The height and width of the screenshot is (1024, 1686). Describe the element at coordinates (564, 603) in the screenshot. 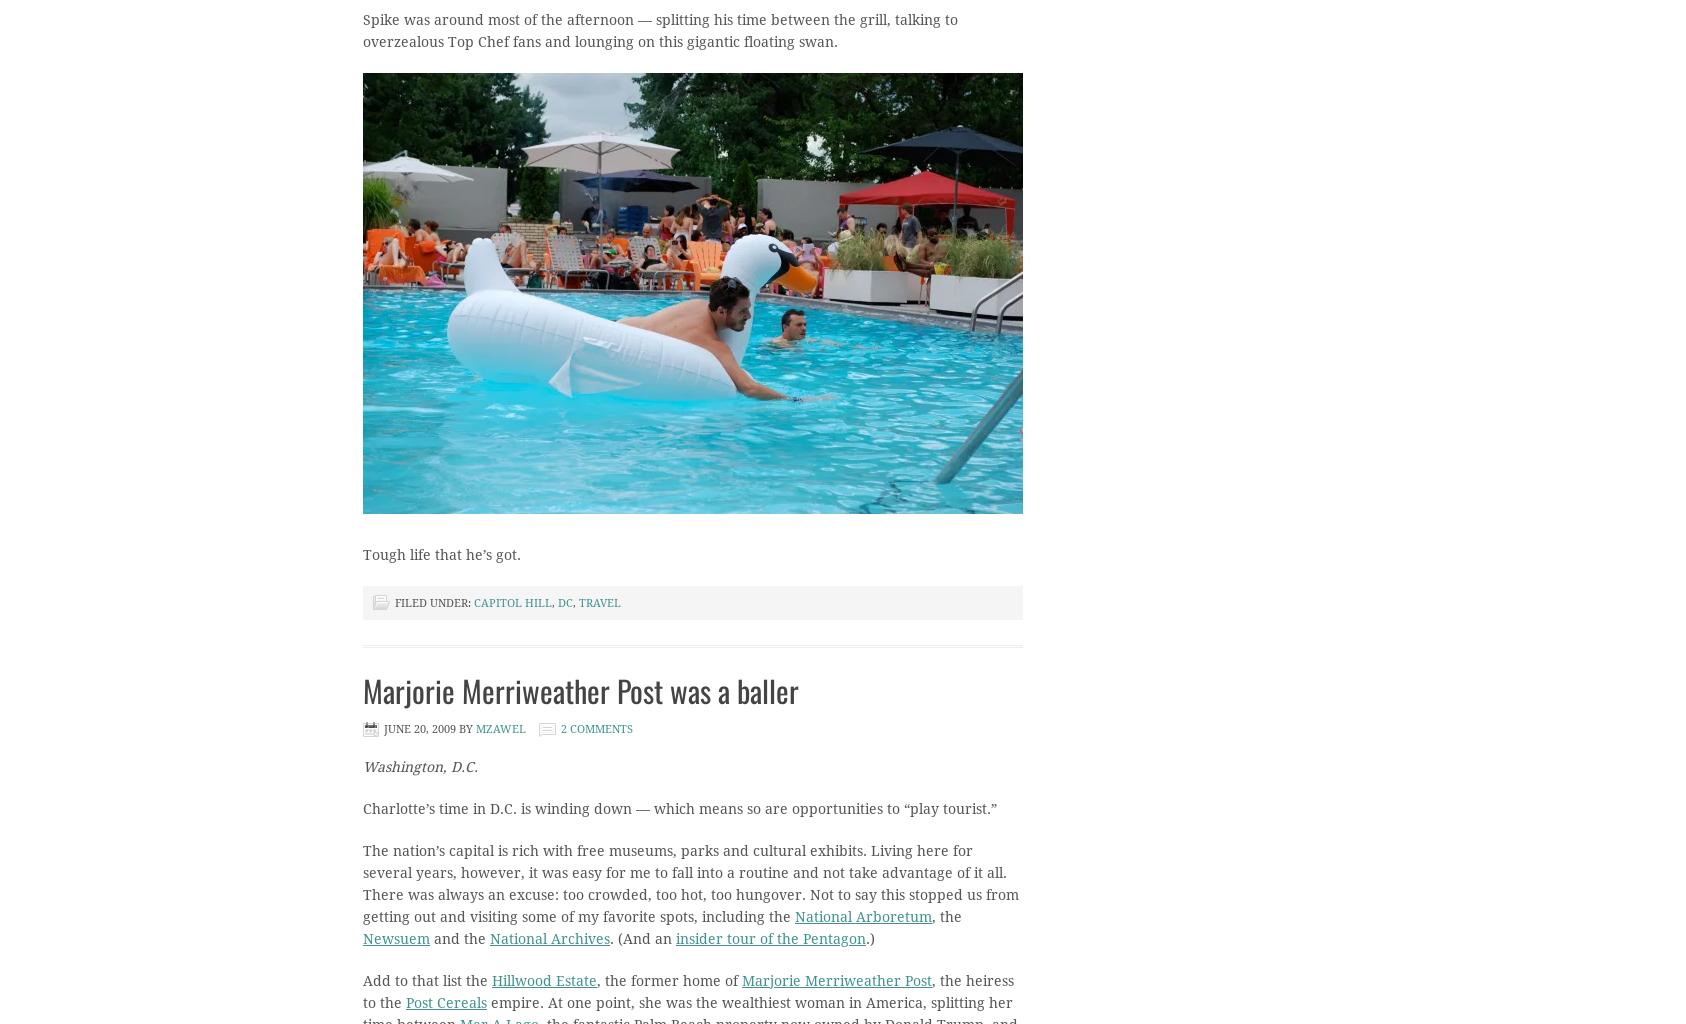

I see `'dc'` at that location.